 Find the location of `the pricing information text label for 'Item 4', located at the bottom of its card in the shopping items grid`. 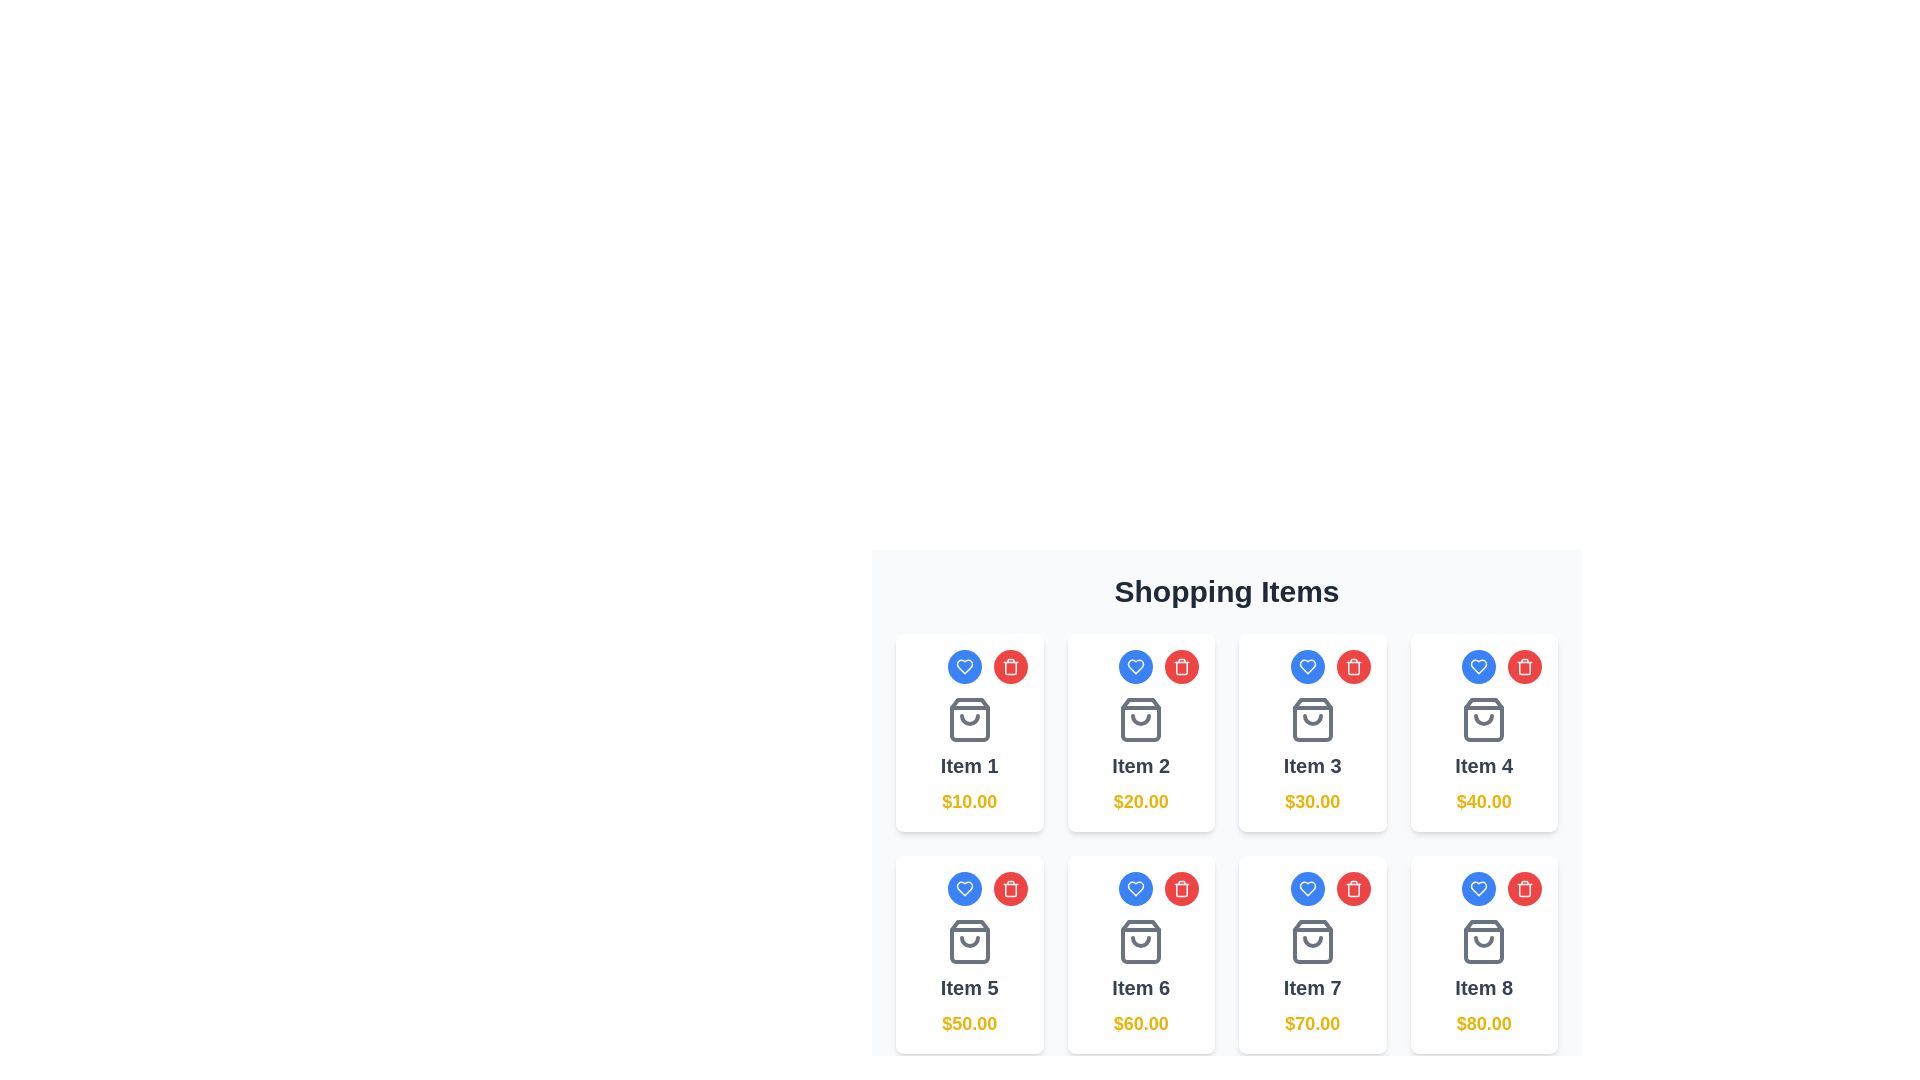

the pricing information text label for 'Item 4', located at the bottom of its card in the shopping items grid is located at coordinates (1484, 801).